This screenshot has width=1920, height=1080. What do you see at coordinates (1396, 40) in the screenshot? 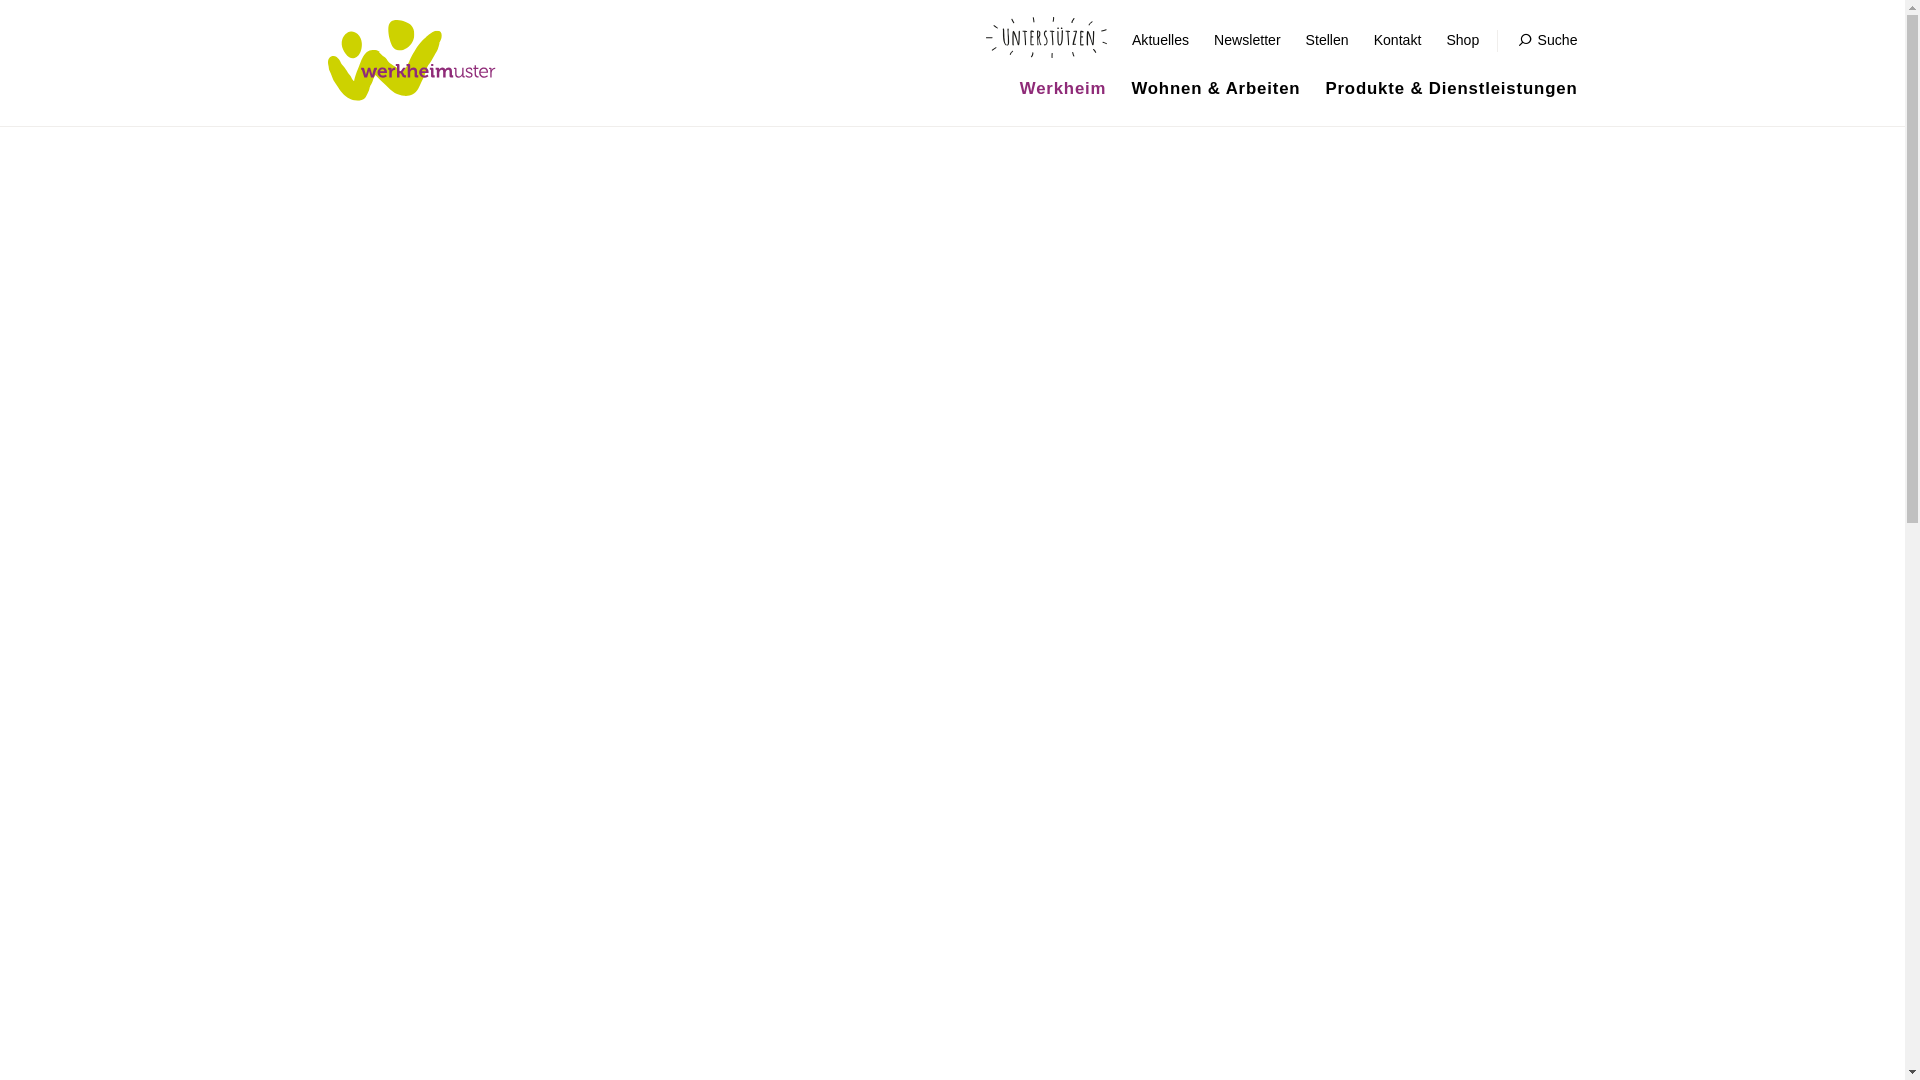
I see `'Kontakt'` at bounding box center [1396, 40].